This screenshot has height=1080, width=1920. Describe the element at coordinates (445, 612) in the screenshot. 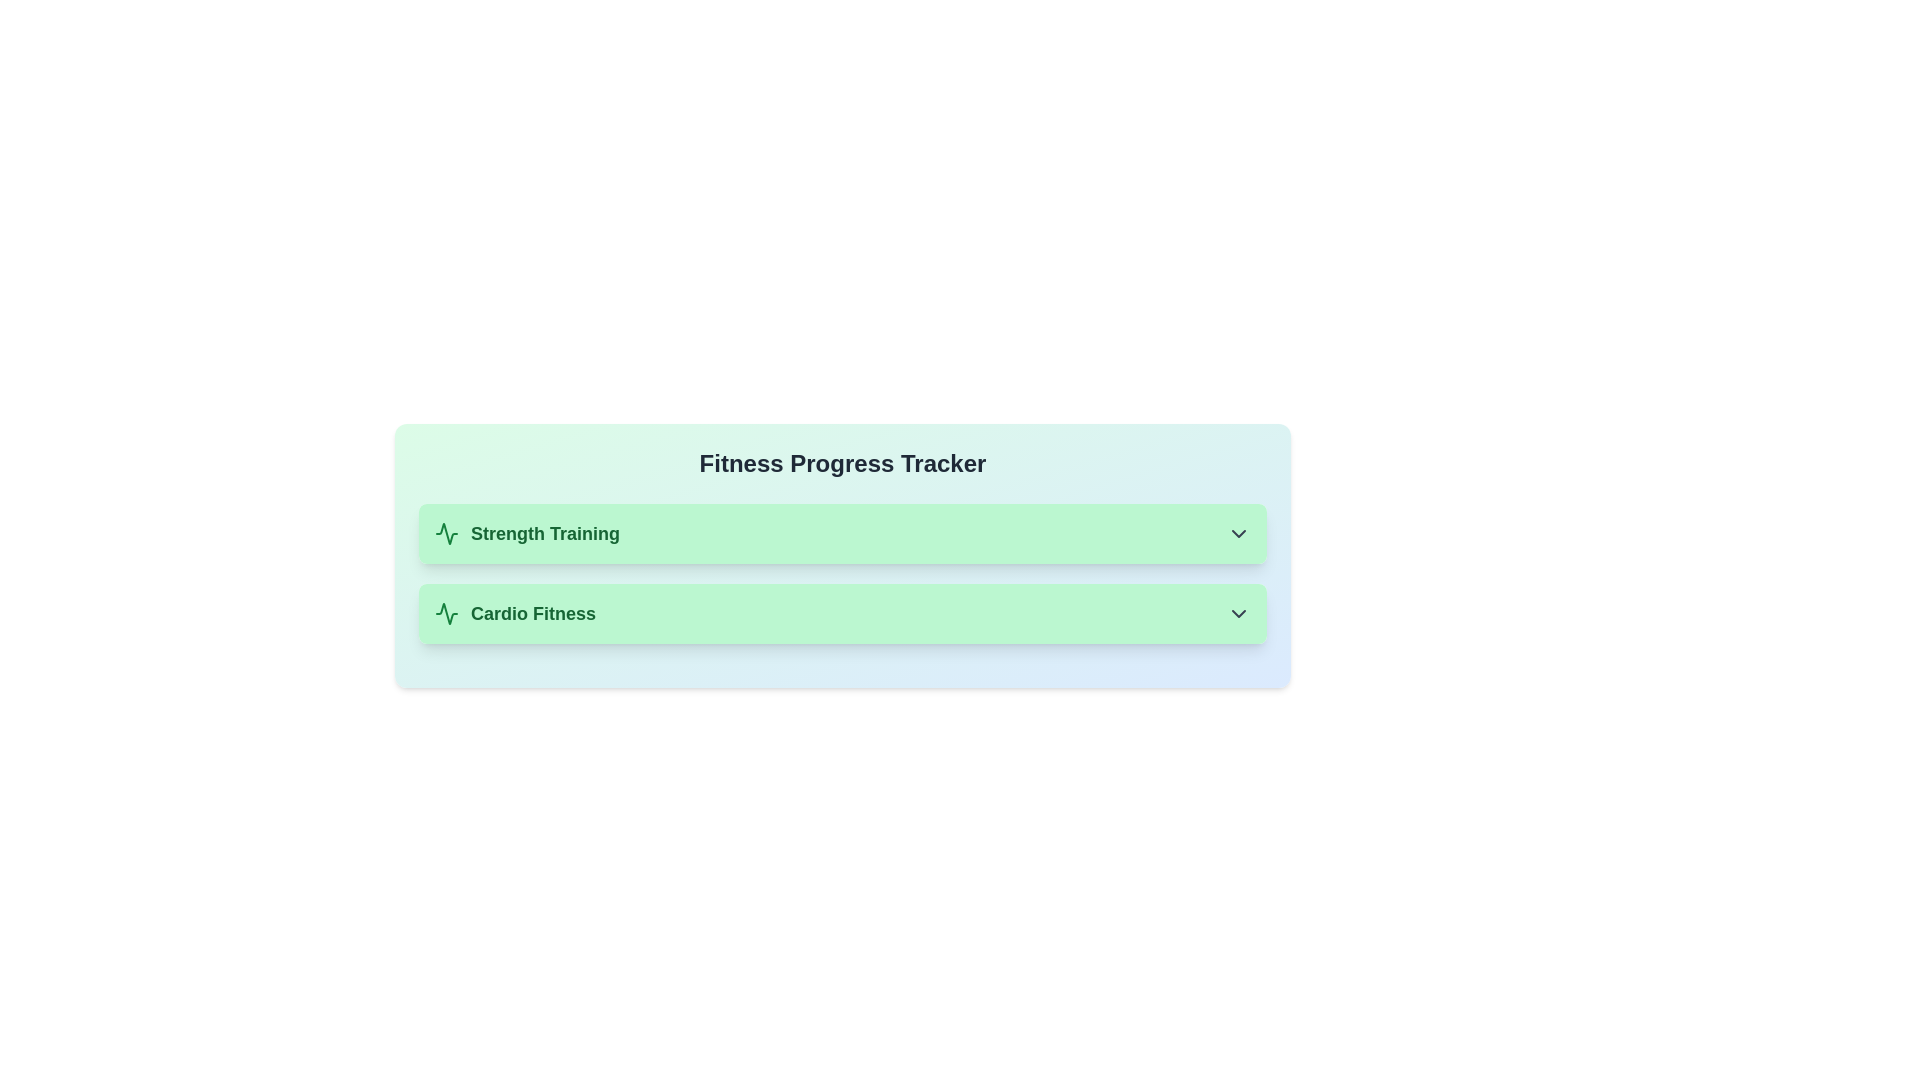

I see `the green pulse icon representing 'Cardio Fitness'` at that location.